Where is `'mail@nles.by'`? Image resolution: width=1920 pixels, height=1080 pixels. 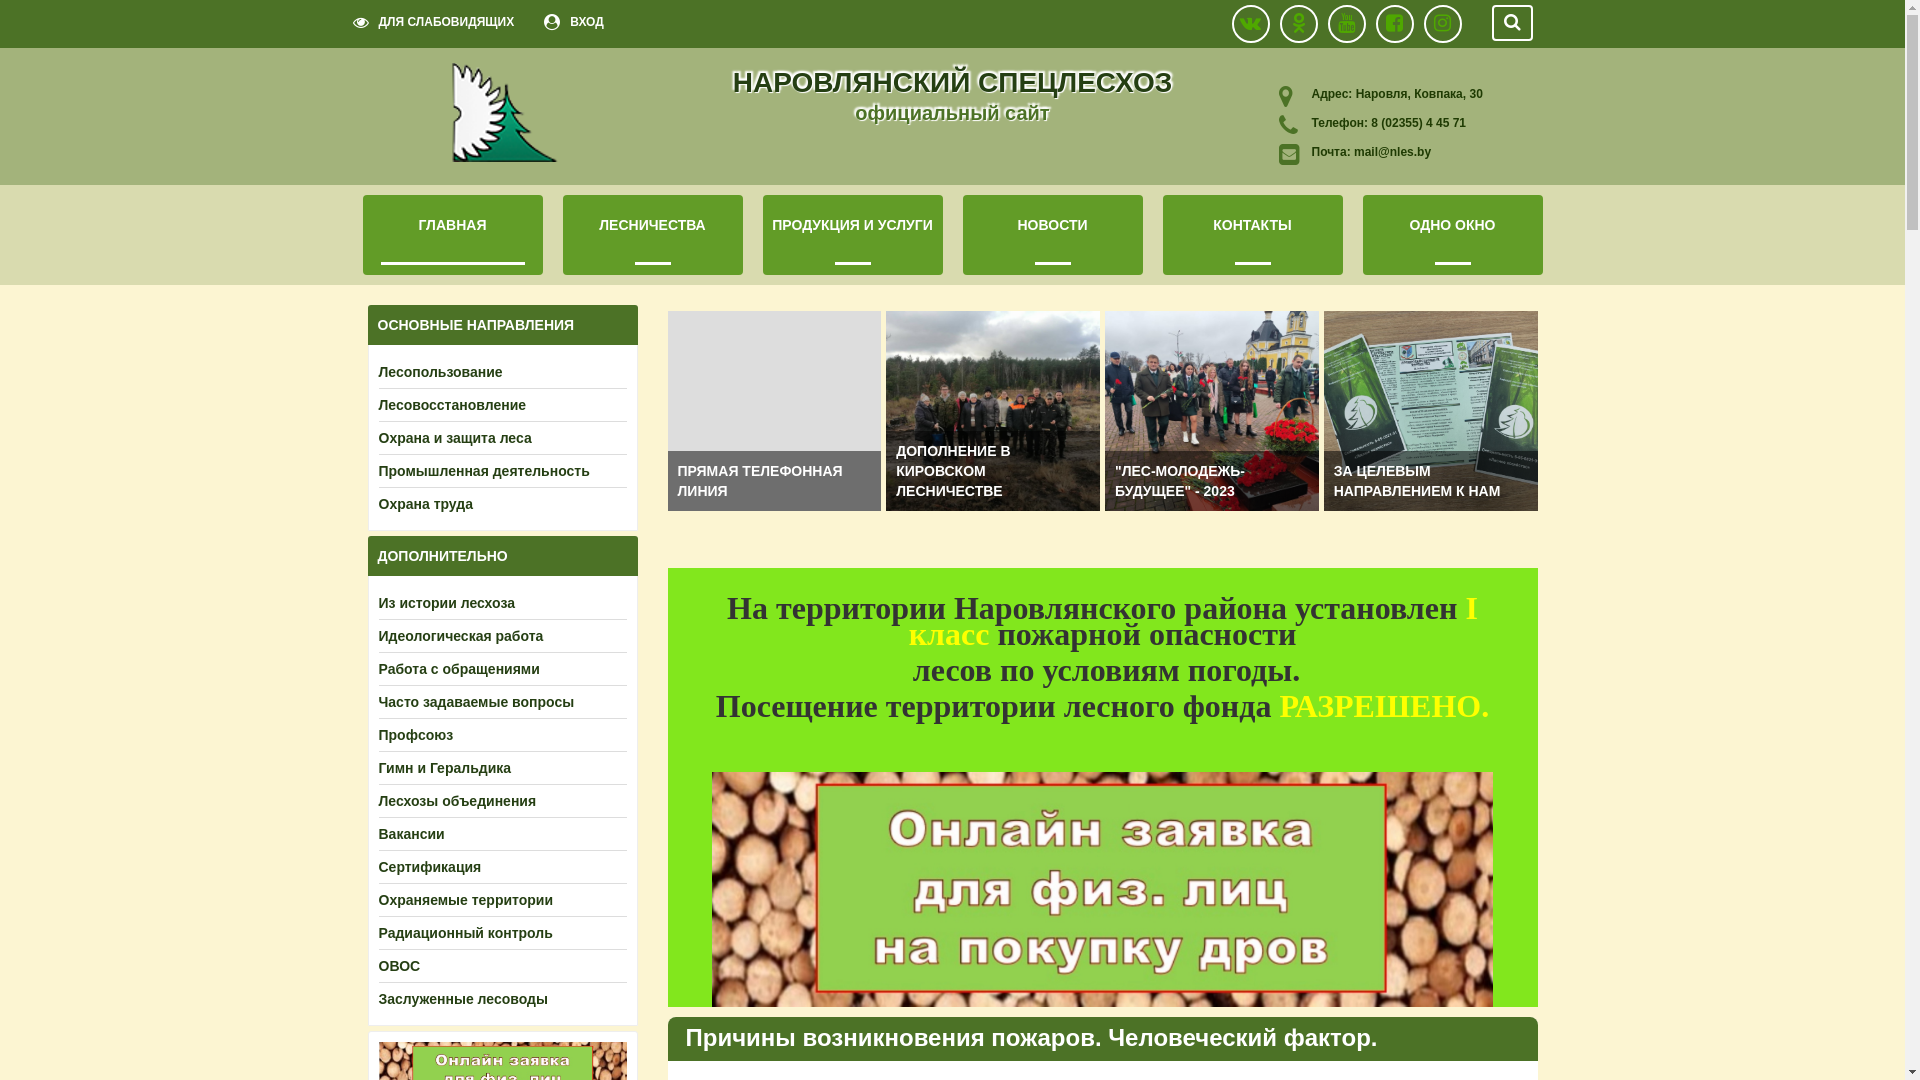
'mail@nles.by' is located at coordinates (1391, 150).